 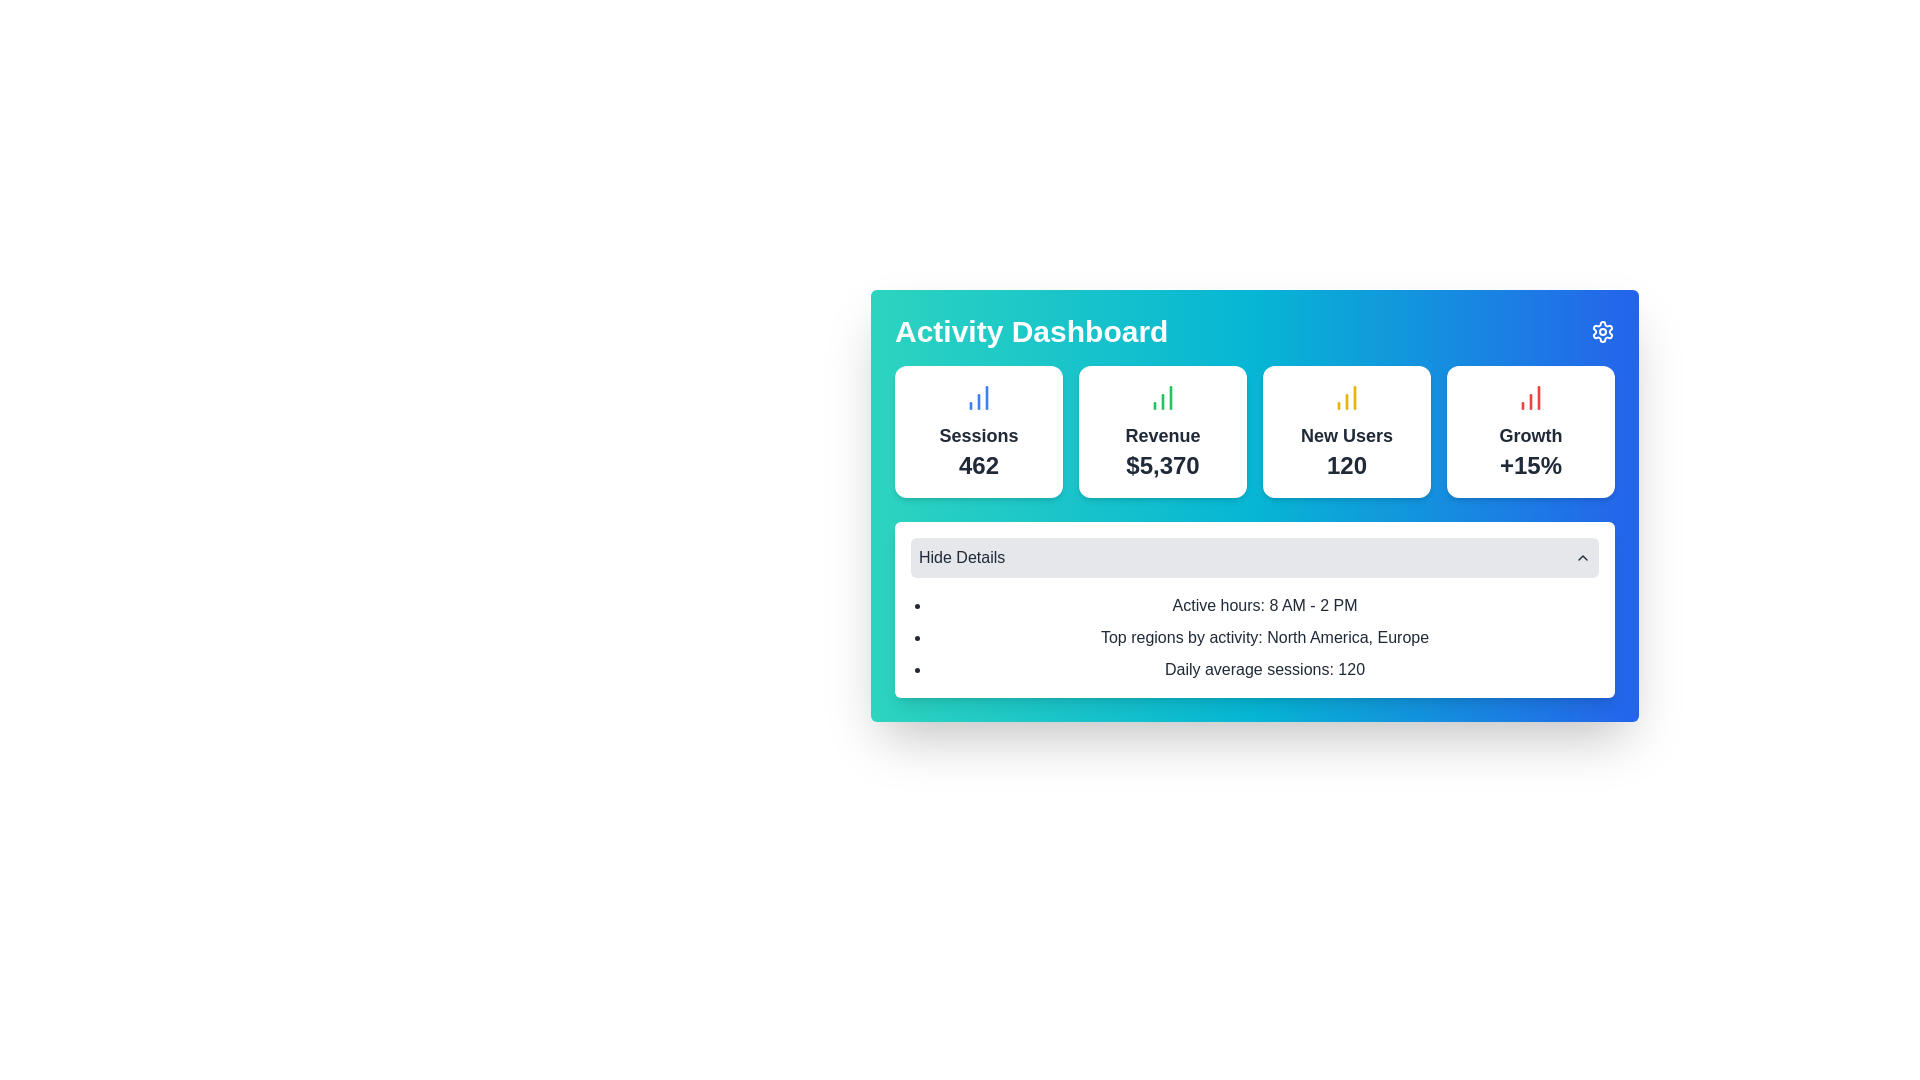 I want to click on the Text label displaying the percentage value in the 'Growth' section of the dashboard, located directly below the text 'Growth', so click(x=1530, y=466).